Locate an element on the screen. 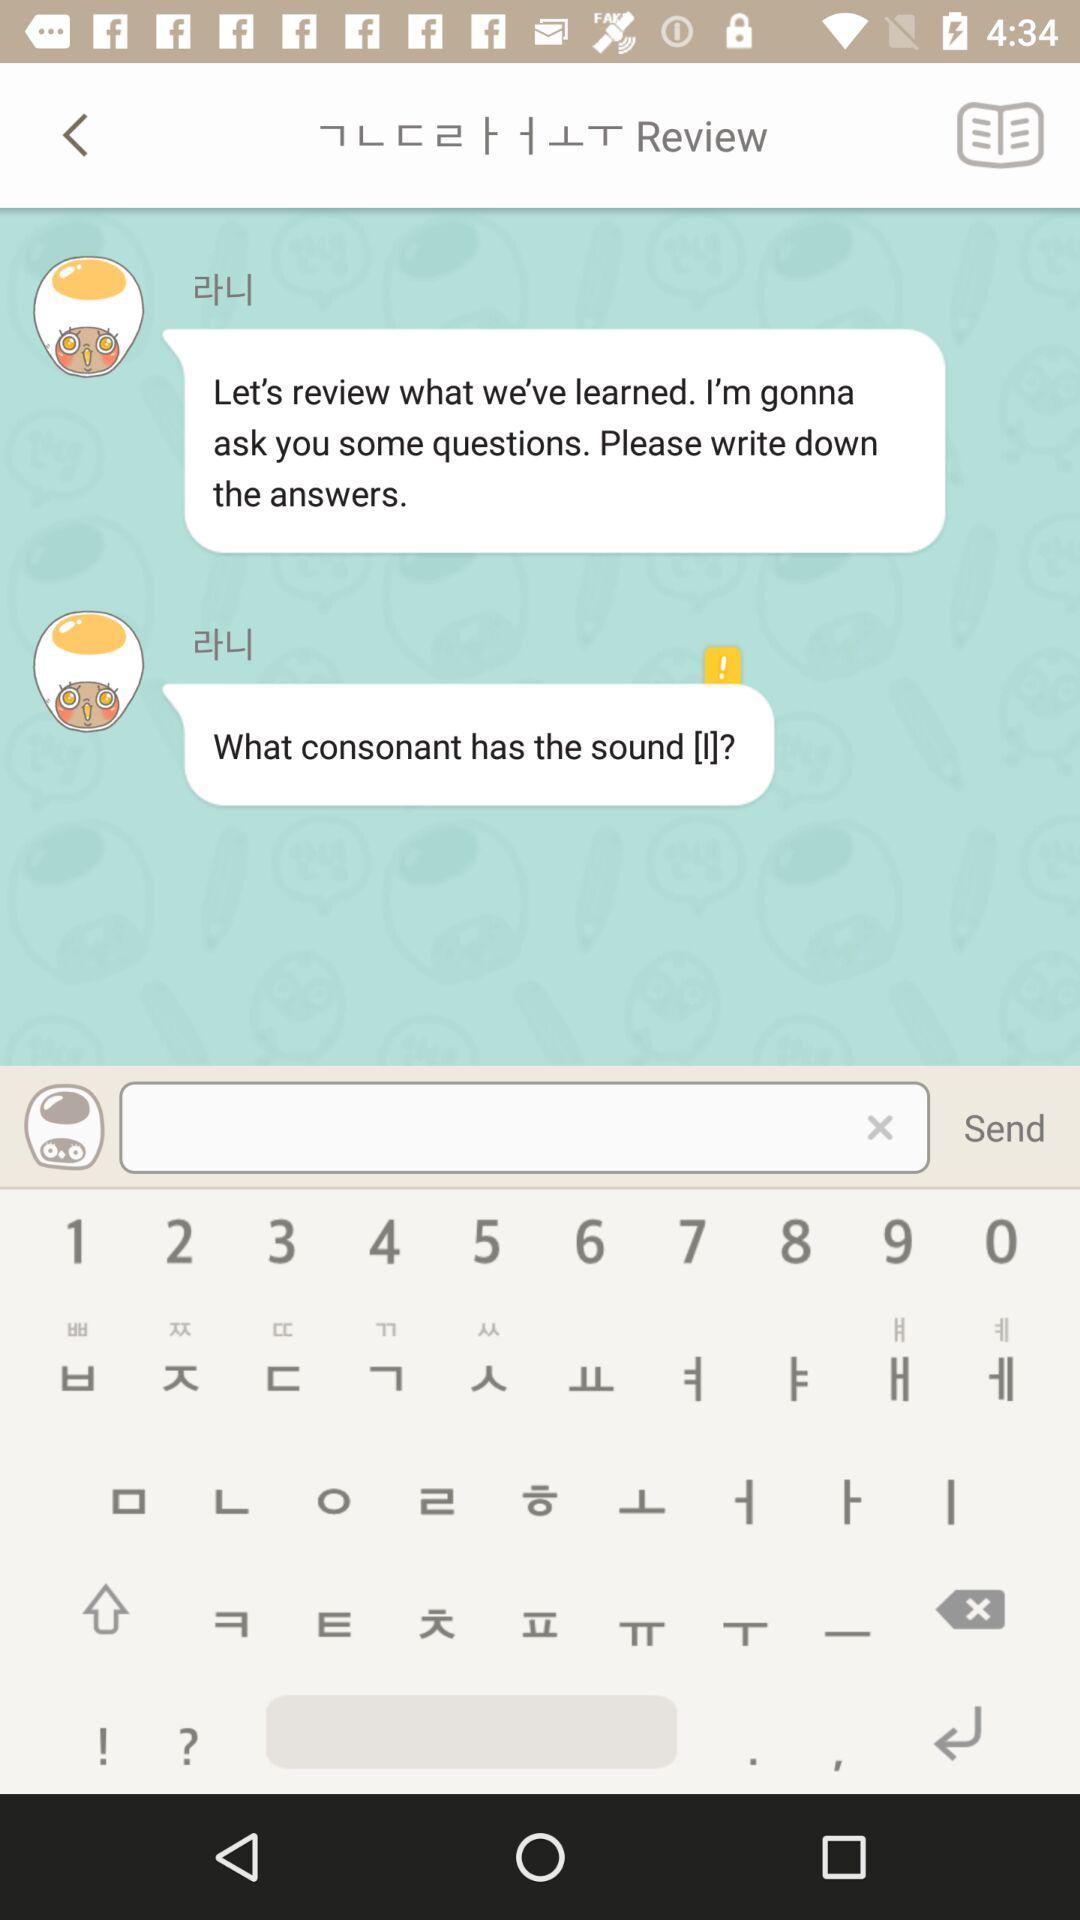 This screenshot has width=1080, height=1920. the info icon is located at coordinates (76, 1244).